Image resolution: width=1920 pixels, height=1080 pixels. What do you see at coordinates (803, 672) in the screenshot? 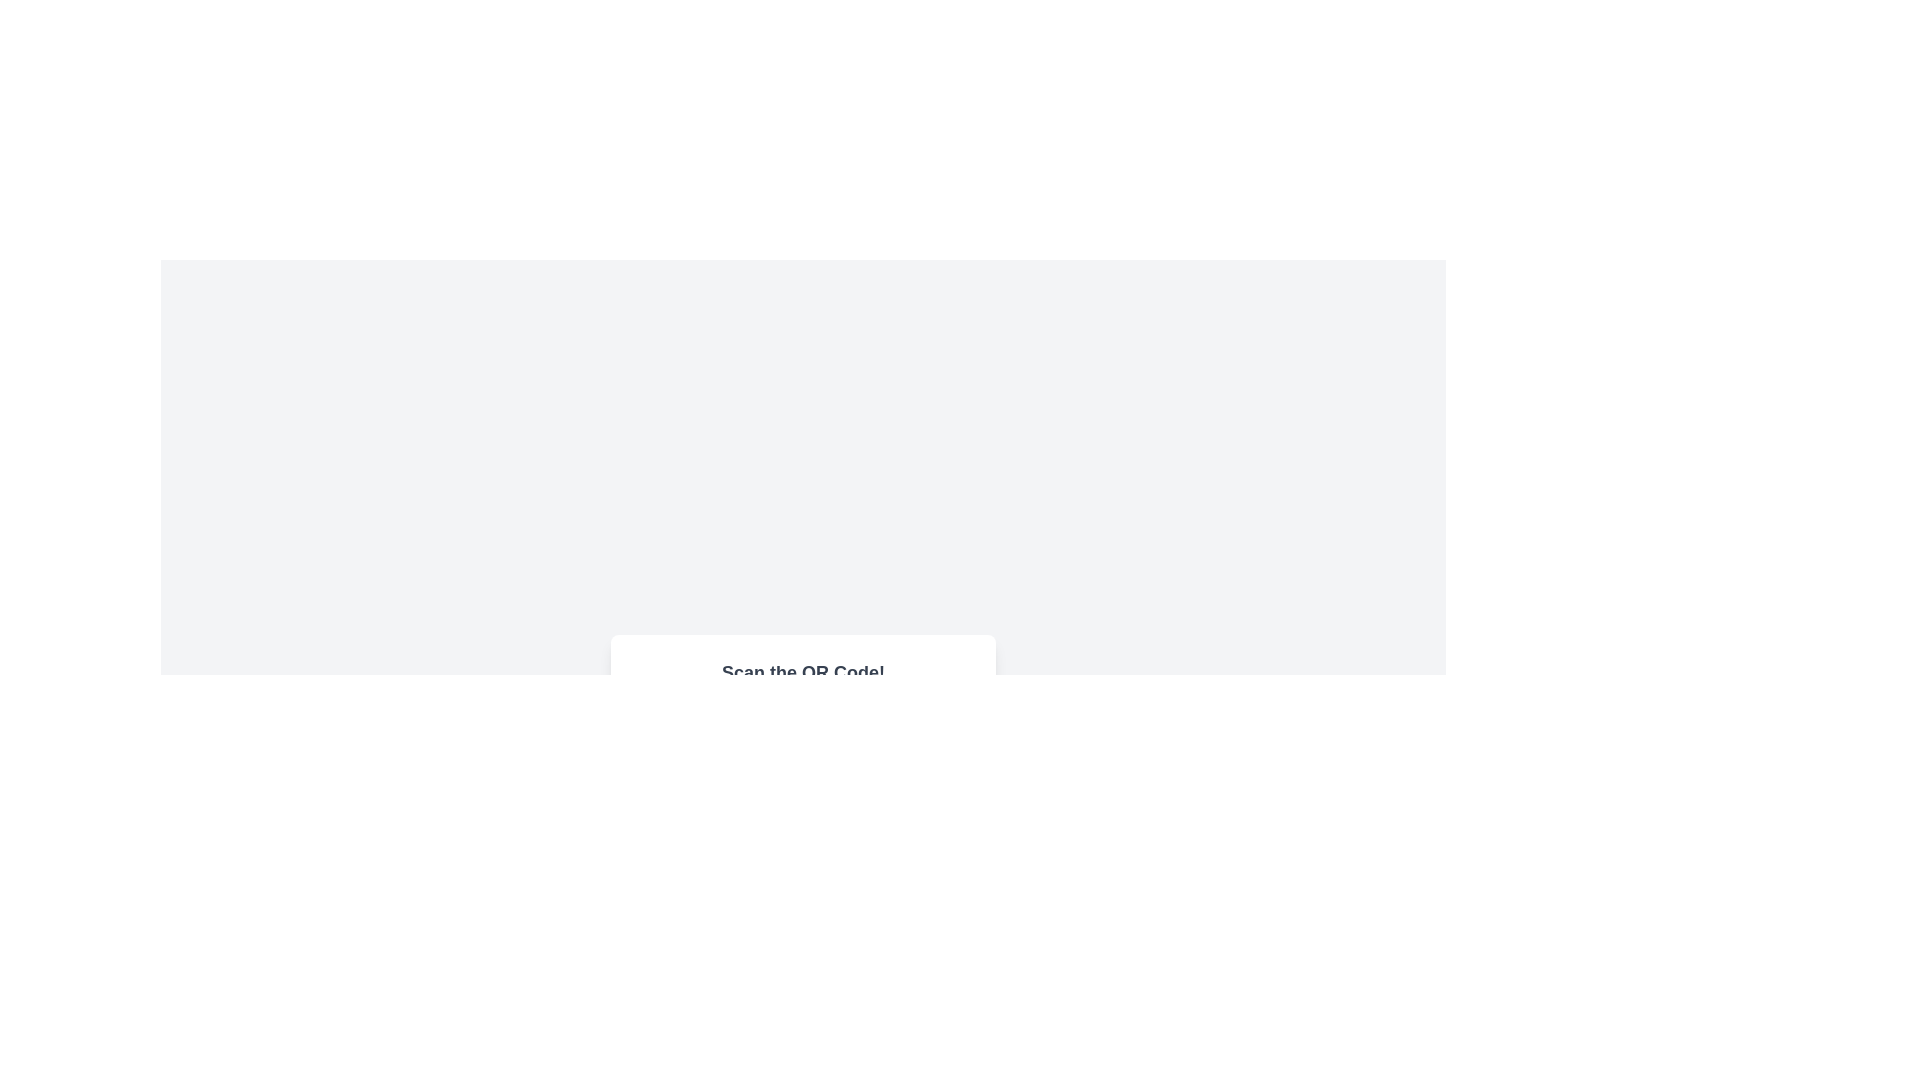
I see `the text label that provides instructions for scanning a QR code, located at the upper-middle region of the interface` at bounding box center [803, 672].